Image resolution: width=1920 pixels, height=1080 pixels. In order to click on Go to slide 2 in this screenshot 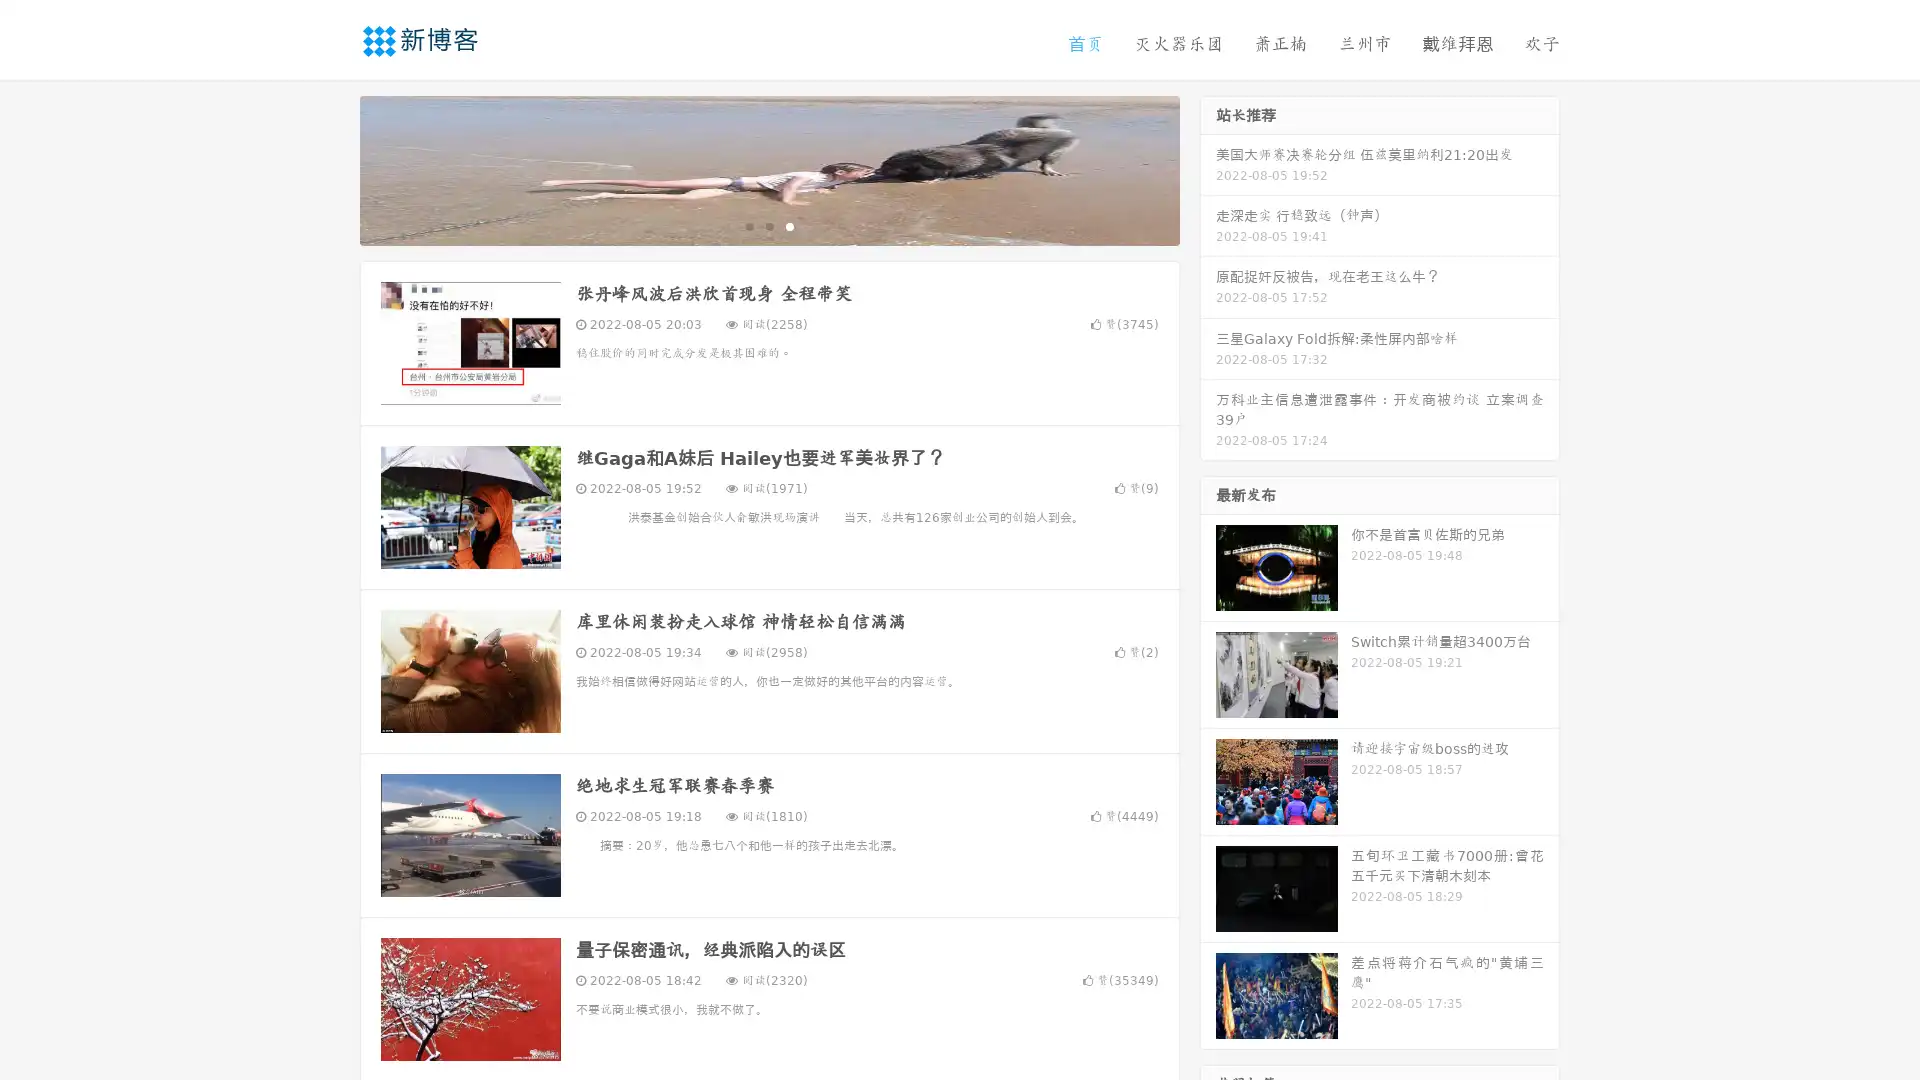, I will do `click(768, 225)`.